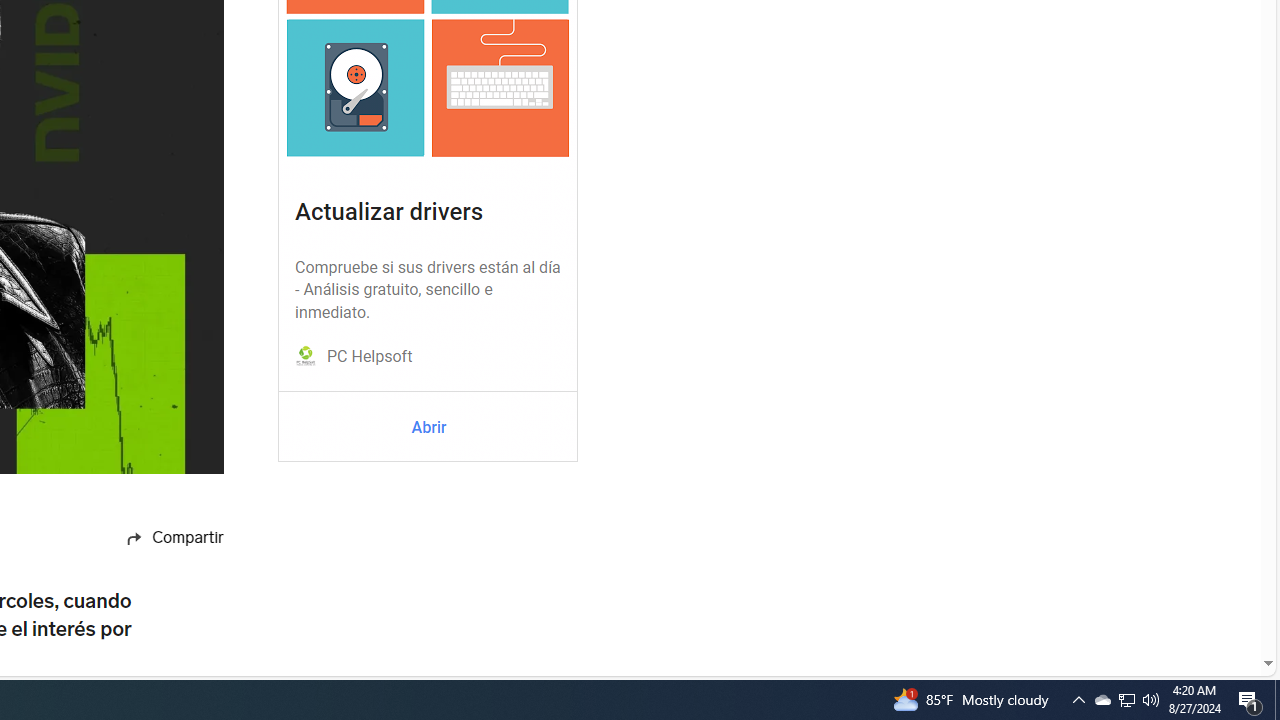 This screenshot has width=1280, height=720. What do you see at coordinates (152, 537) in the screenshot?
I see `'Share icon Compartir'` at bounding box center [152, 537].